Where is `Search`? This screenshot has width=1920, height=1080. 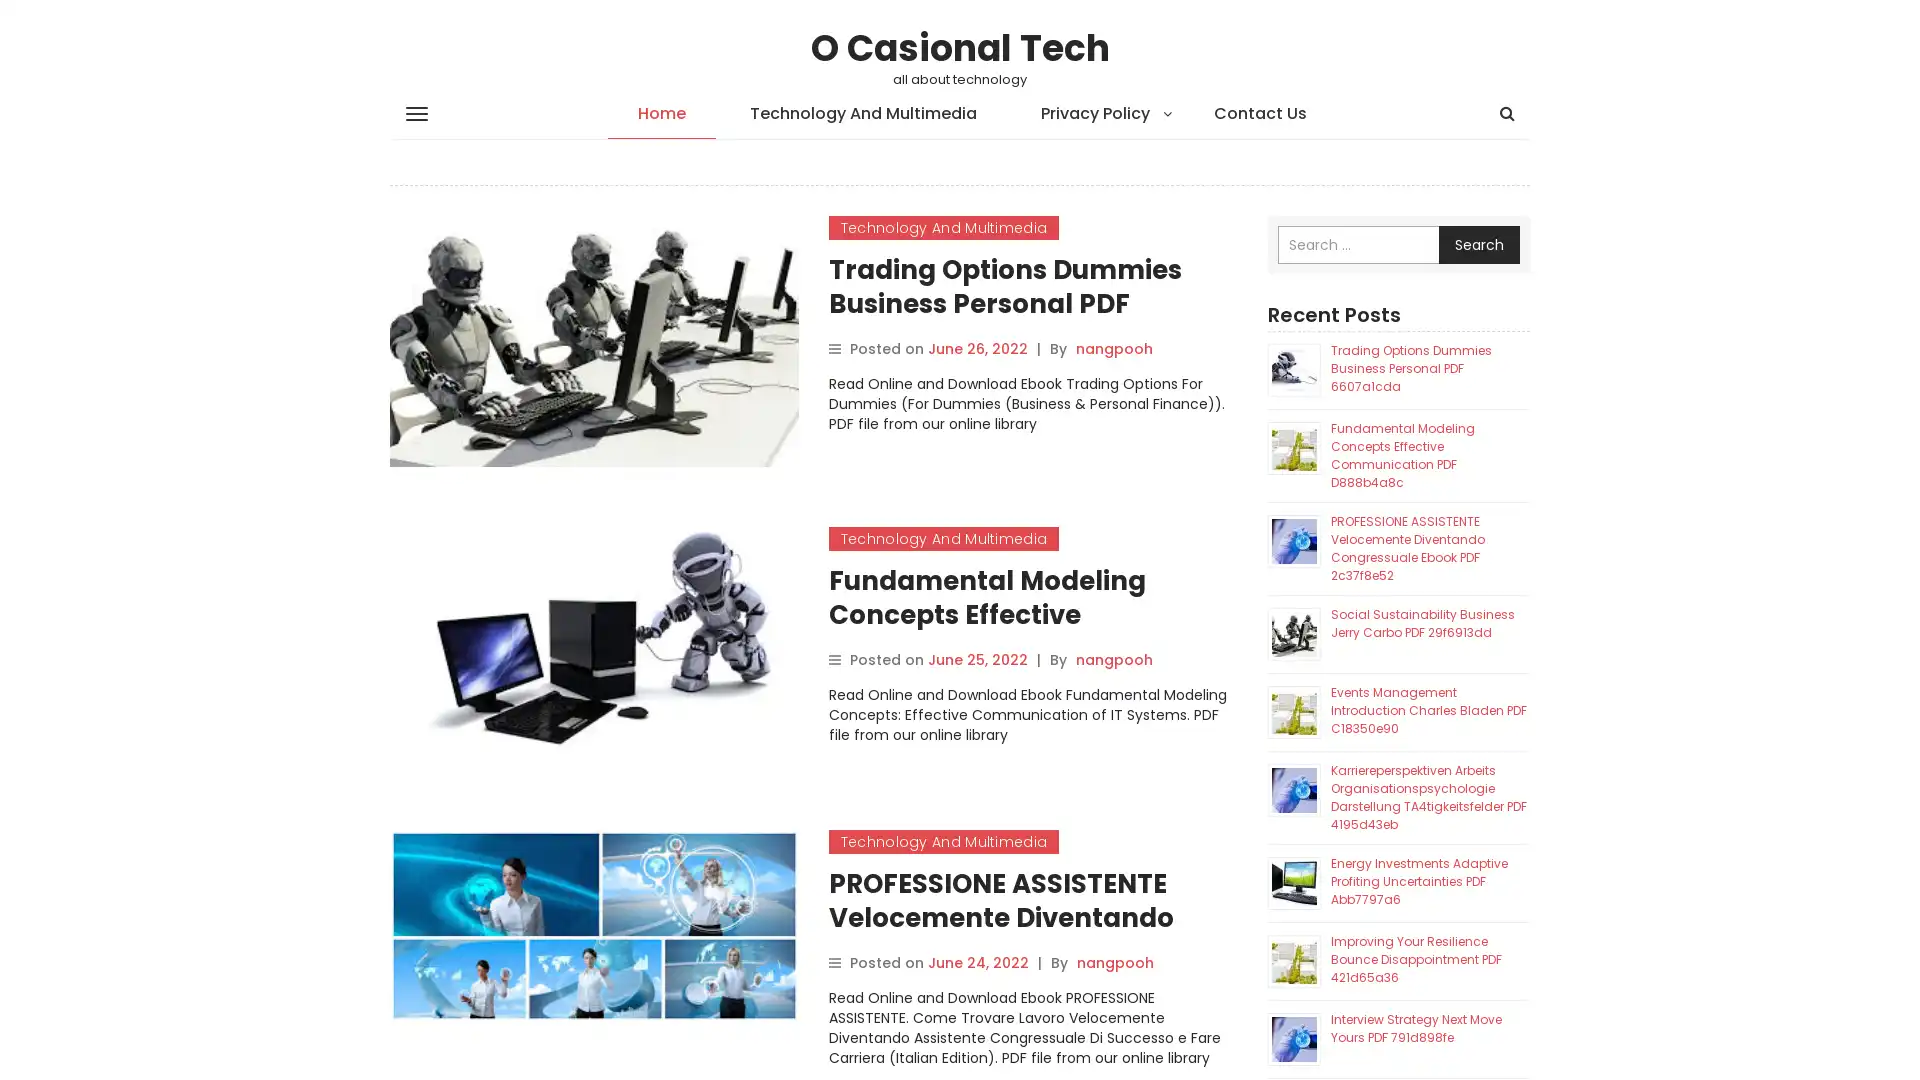 Search is located at coordinates (1479, 244).